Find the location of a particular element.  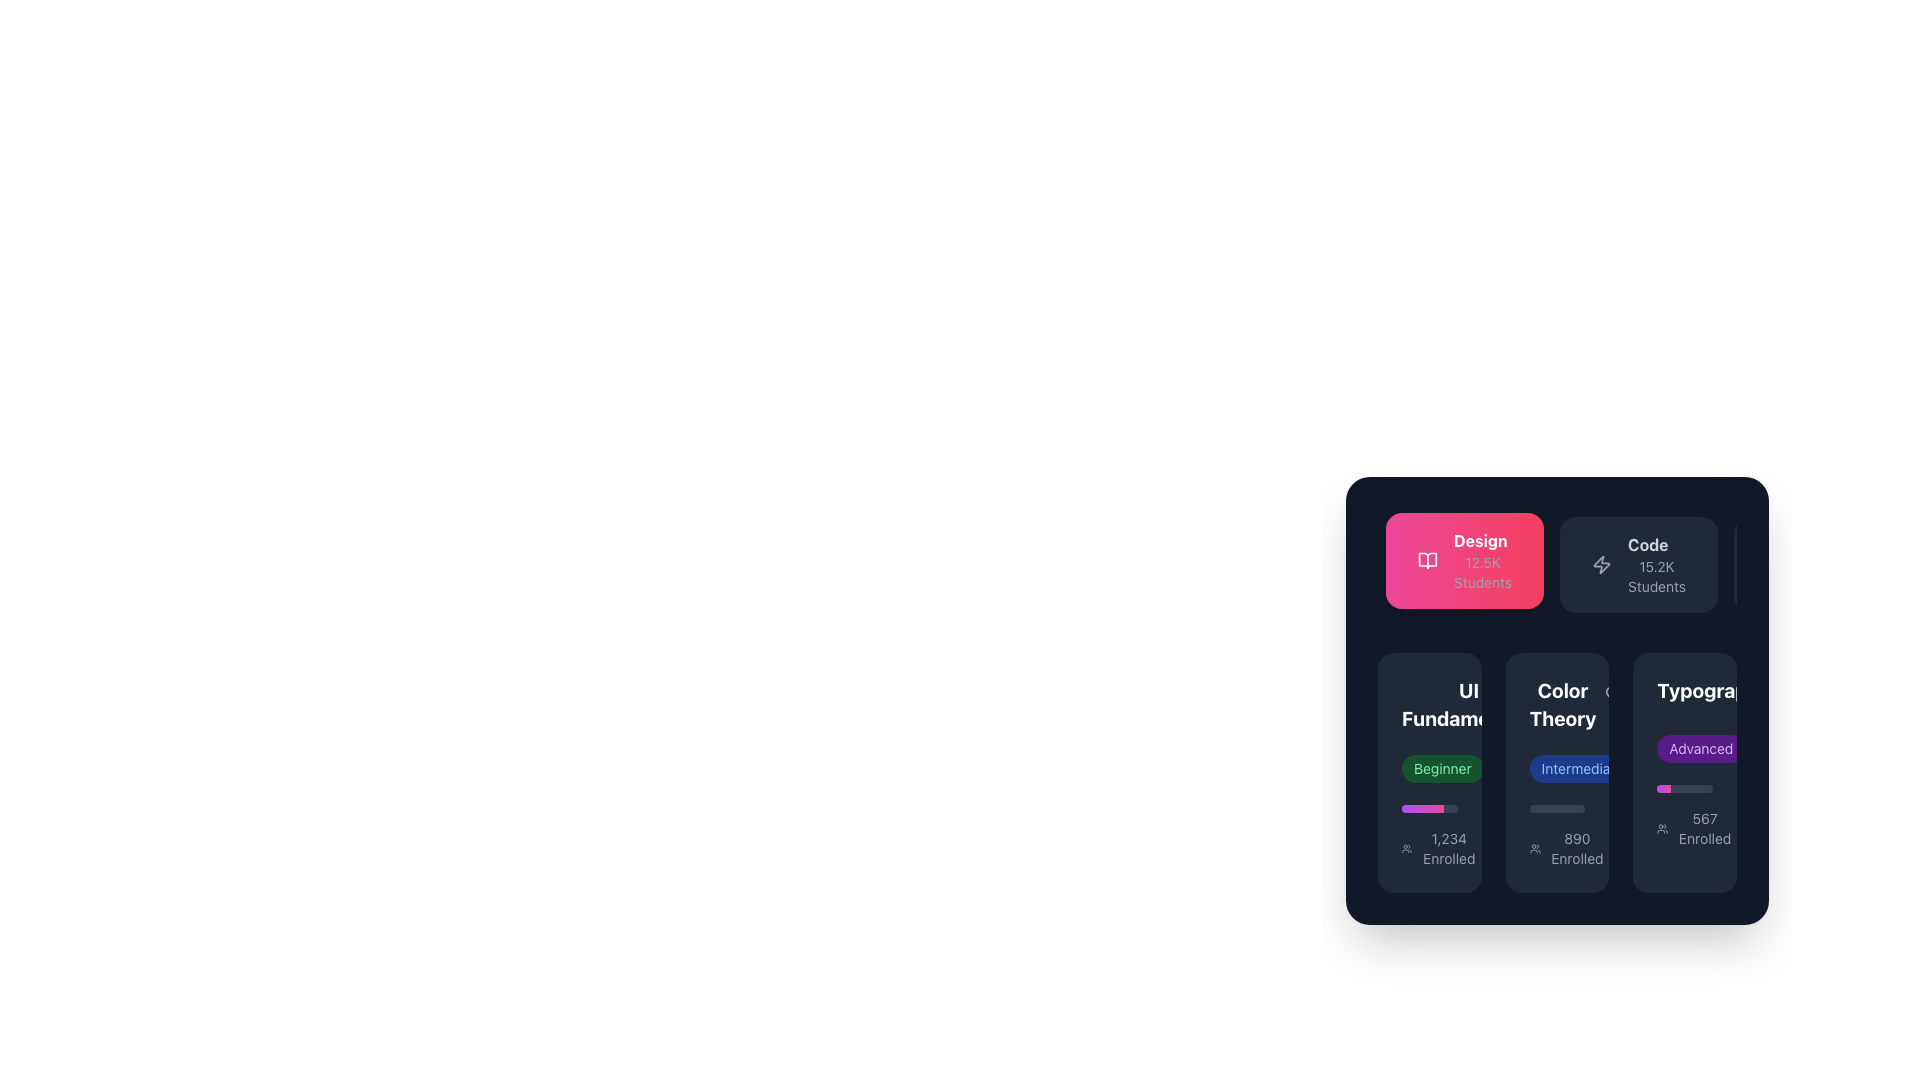

the progress visualization of the Typography course represented by the progress bar located below the 'Advanced' badge and above the text '567 Enrolled' is located at coordinates (1684, 788).